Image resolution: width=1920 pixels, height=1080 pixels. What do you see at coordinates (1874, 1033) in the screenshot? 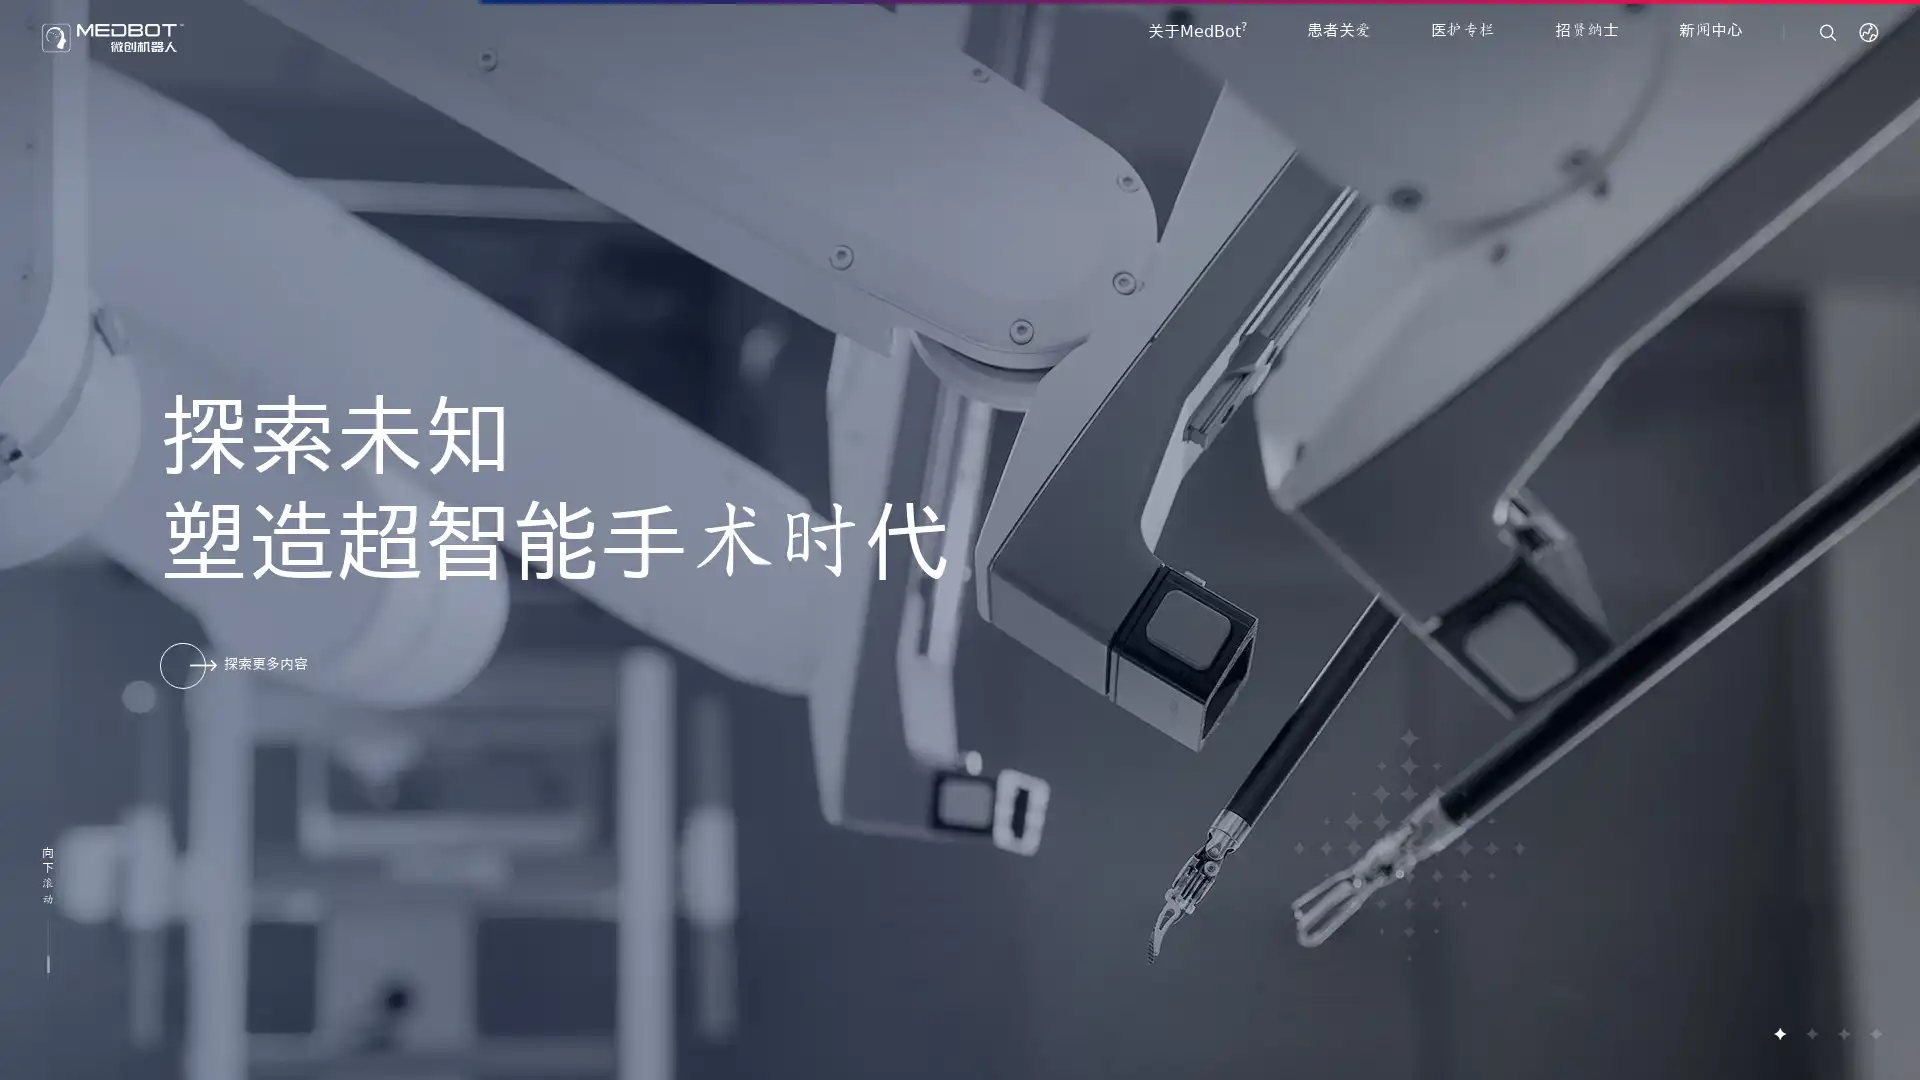
I see `Go to slide 4` at bounding box center [1874, 1033].